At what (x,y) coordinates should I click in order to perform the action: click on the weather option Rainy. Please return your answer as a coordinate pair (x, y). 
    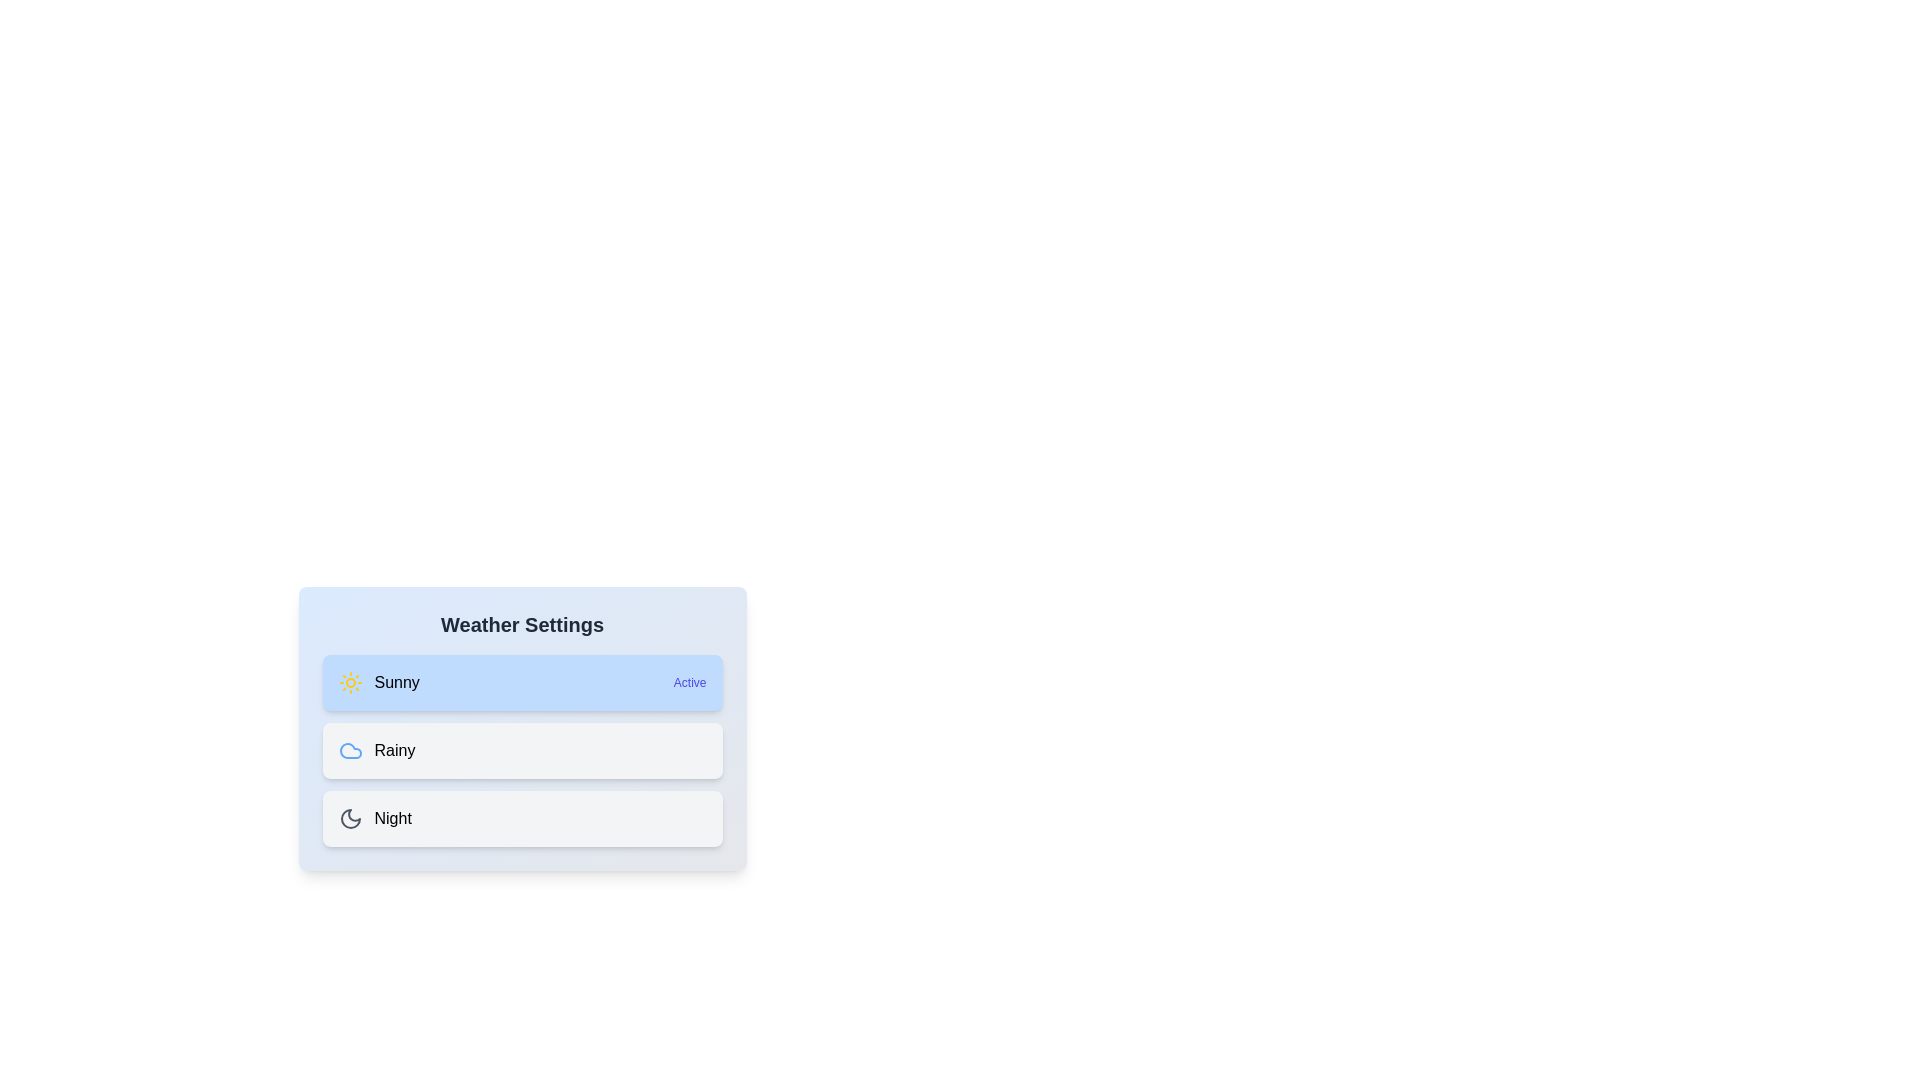
    Looking at the image, I should click on (522, 751).